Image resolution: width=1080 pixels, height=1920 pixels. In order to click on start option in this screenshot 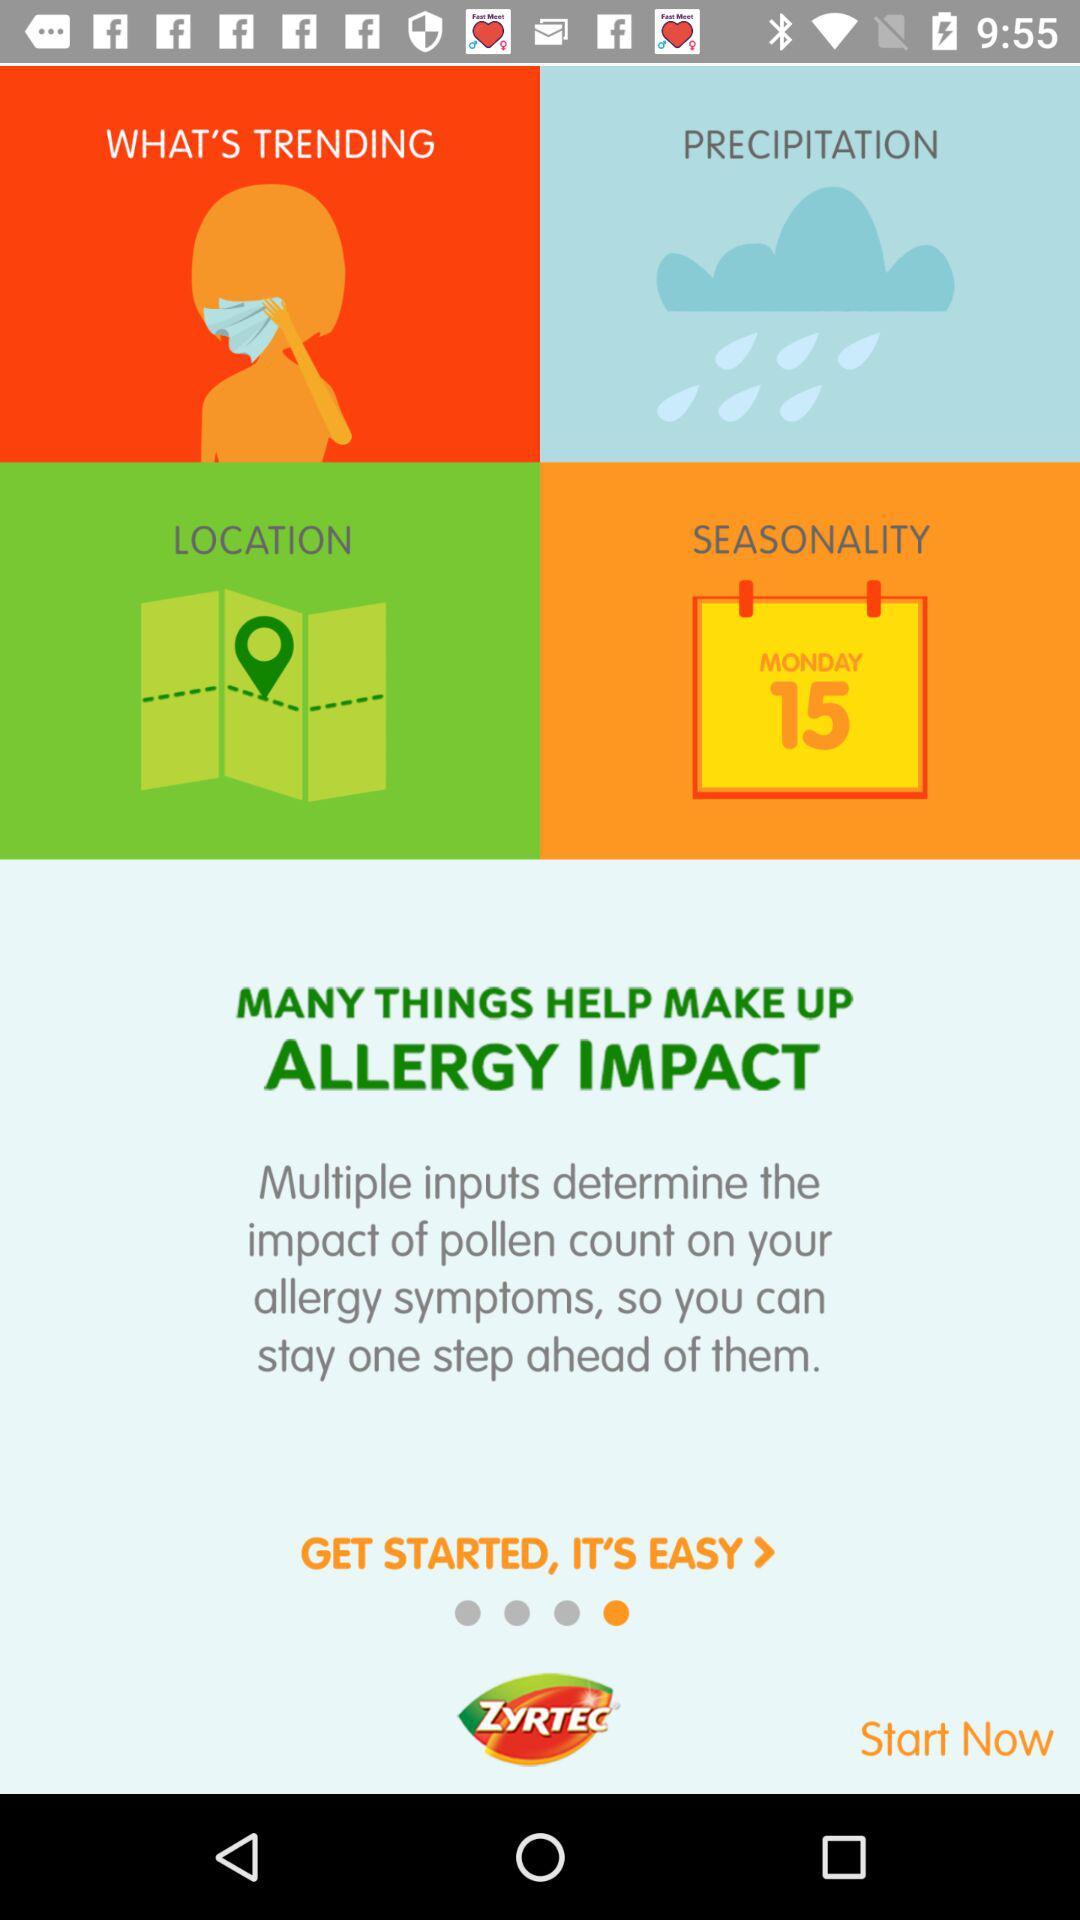, I will do `click(882, 1727)`.